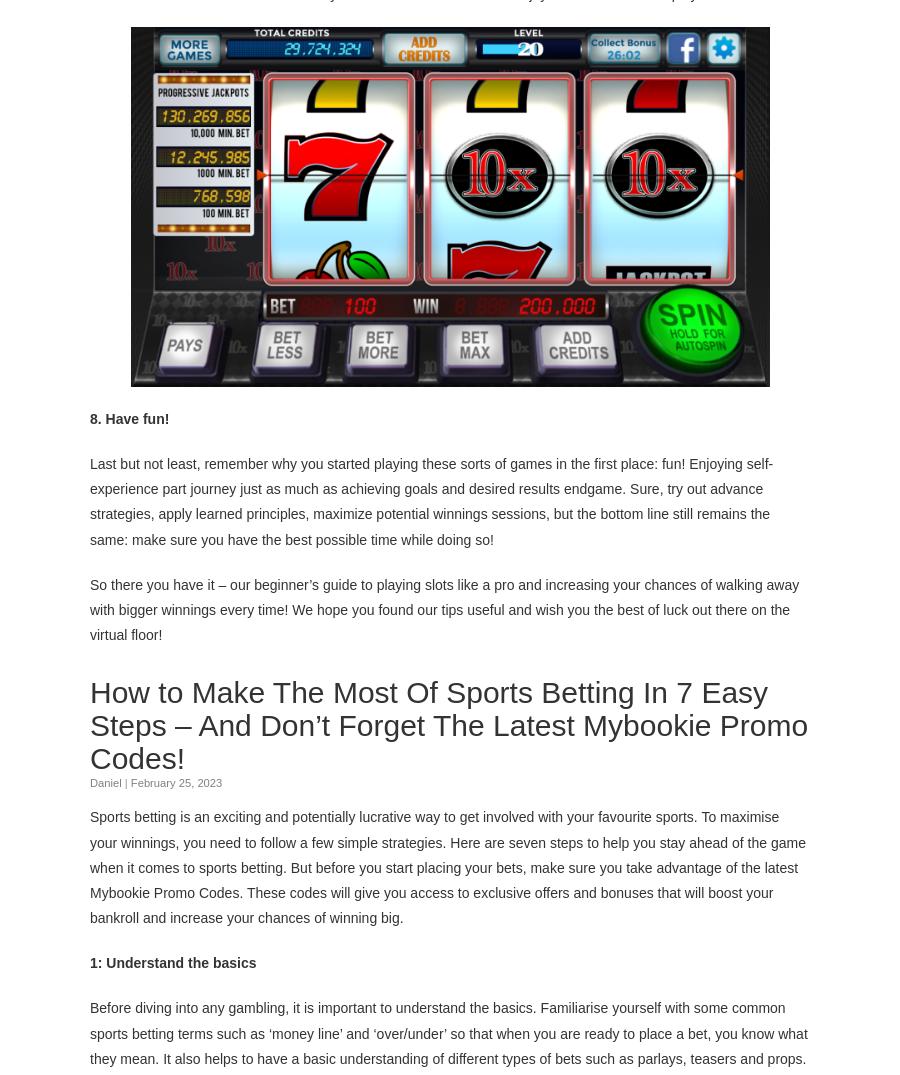 This screenshot has height=1075, width=900. What do you see at coordinates (443, 879) in the screenshot?
I see `'latest Mybookie Promo Codes'` at bounding box center [443, 879].